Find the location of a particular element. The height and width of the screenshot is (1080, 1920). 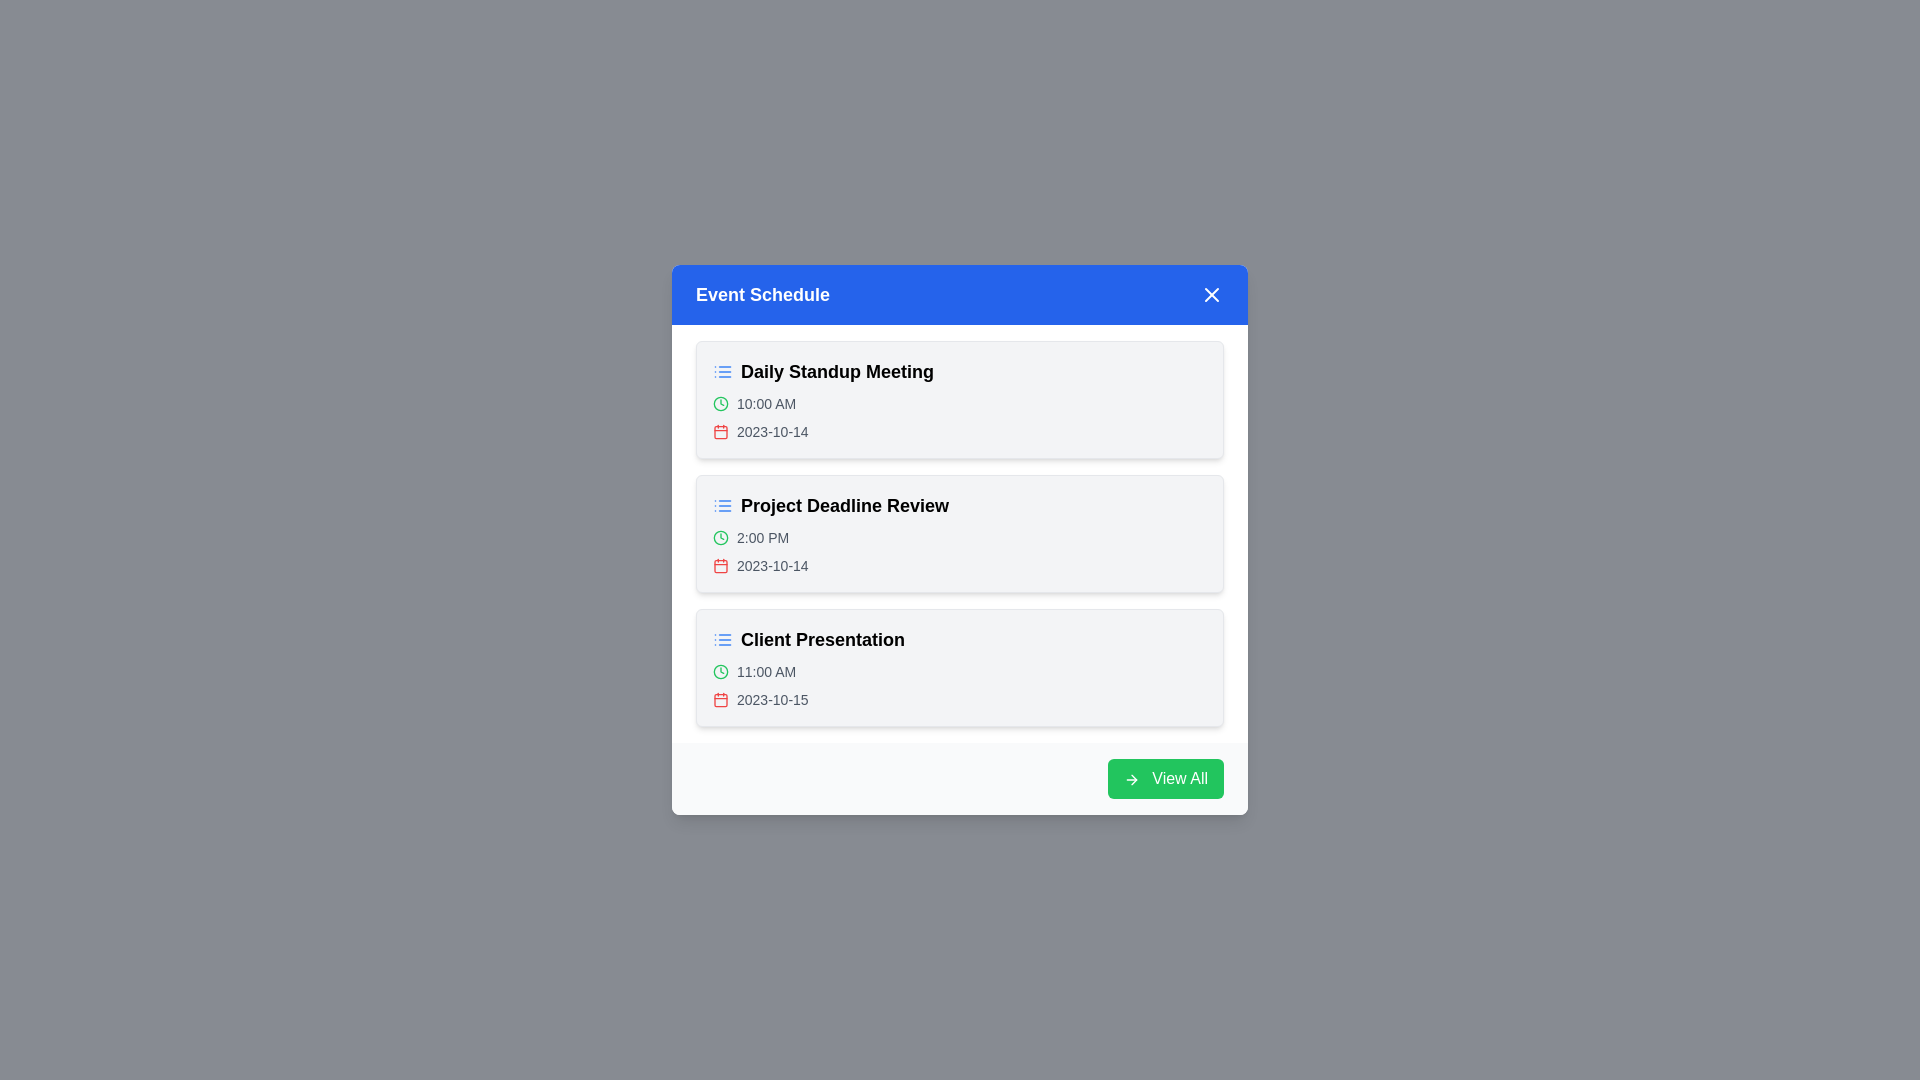

the calendar date icon located to the left of the date 2023-10-14 and below the time 10:00 AM in the first event entry of the event schedule list is located at coordinates (720, 431).